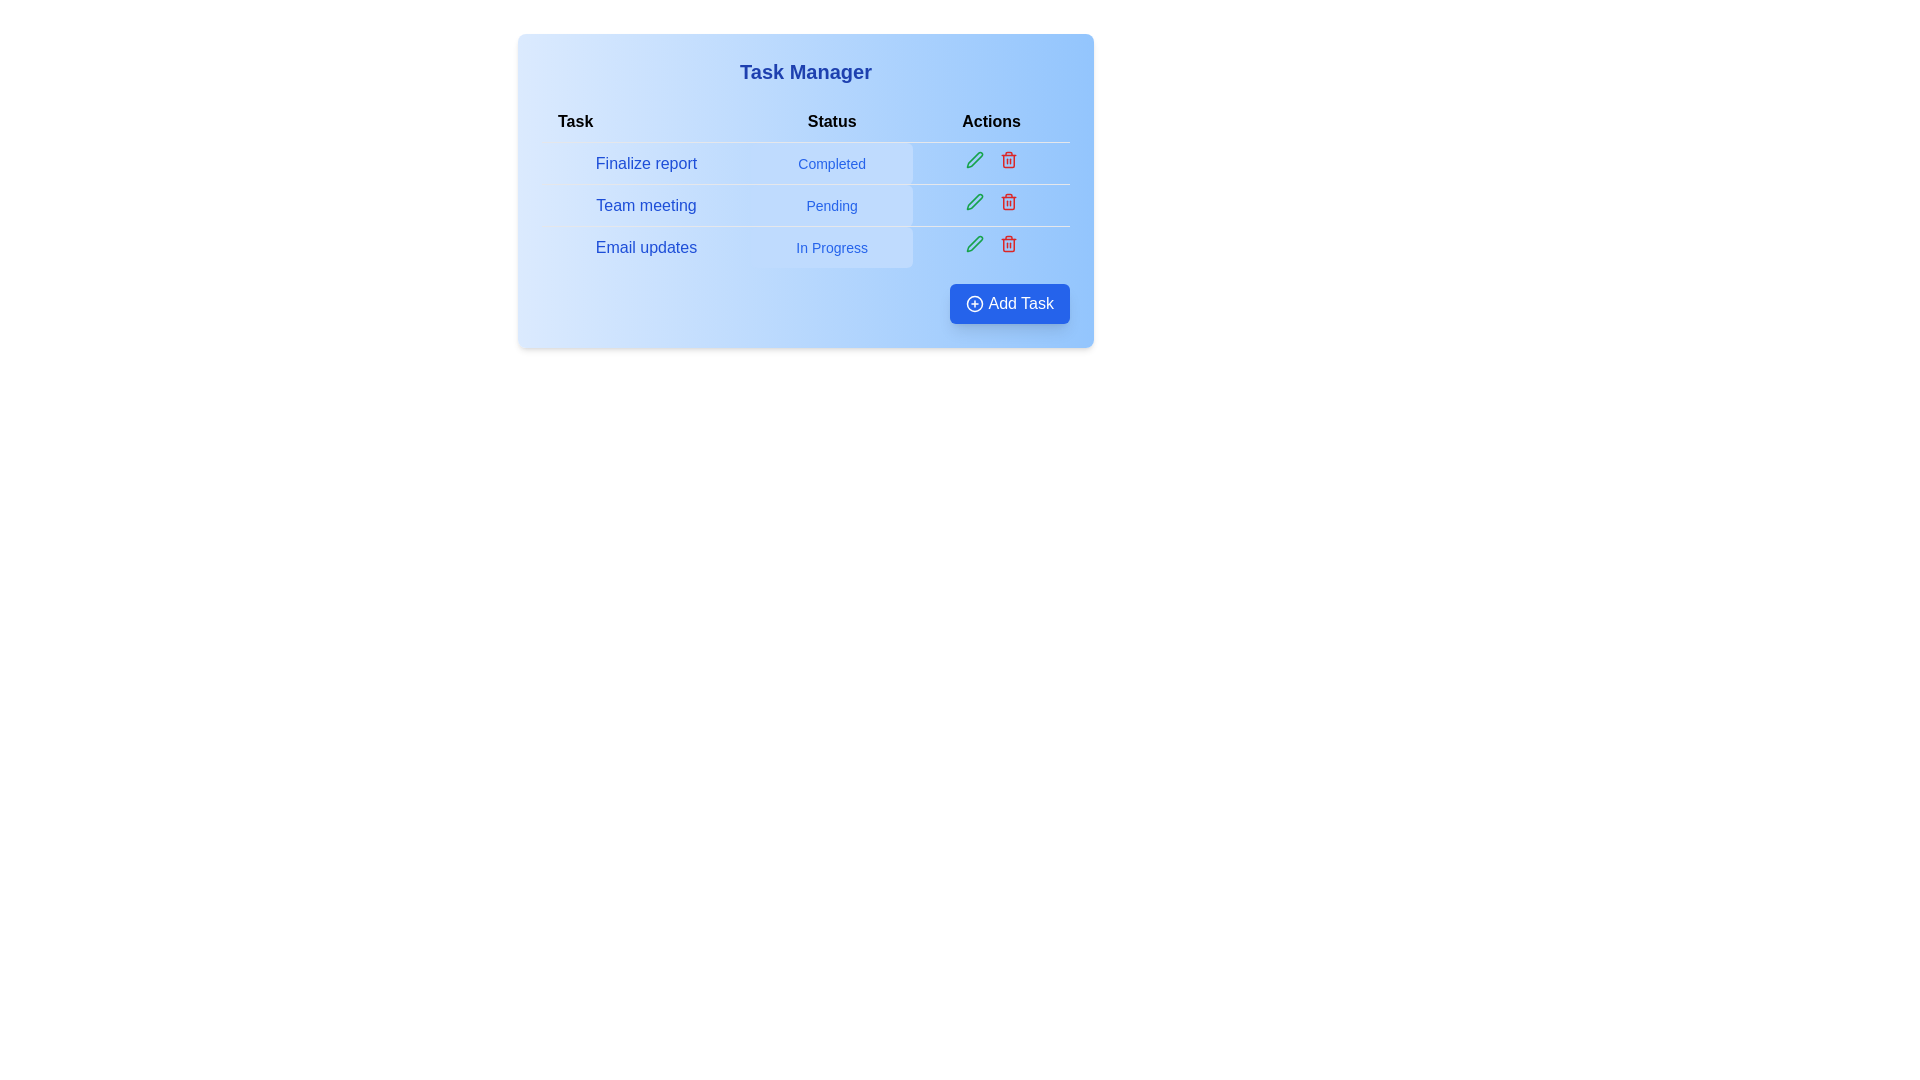 The width and height of the screenshot is (1920, 1080). What do you see at coordinates (1008, 201) in the screenshot?
I see `the delete icon for the task 'Team meeting' to remove it` at bounding box center [1008, 201].